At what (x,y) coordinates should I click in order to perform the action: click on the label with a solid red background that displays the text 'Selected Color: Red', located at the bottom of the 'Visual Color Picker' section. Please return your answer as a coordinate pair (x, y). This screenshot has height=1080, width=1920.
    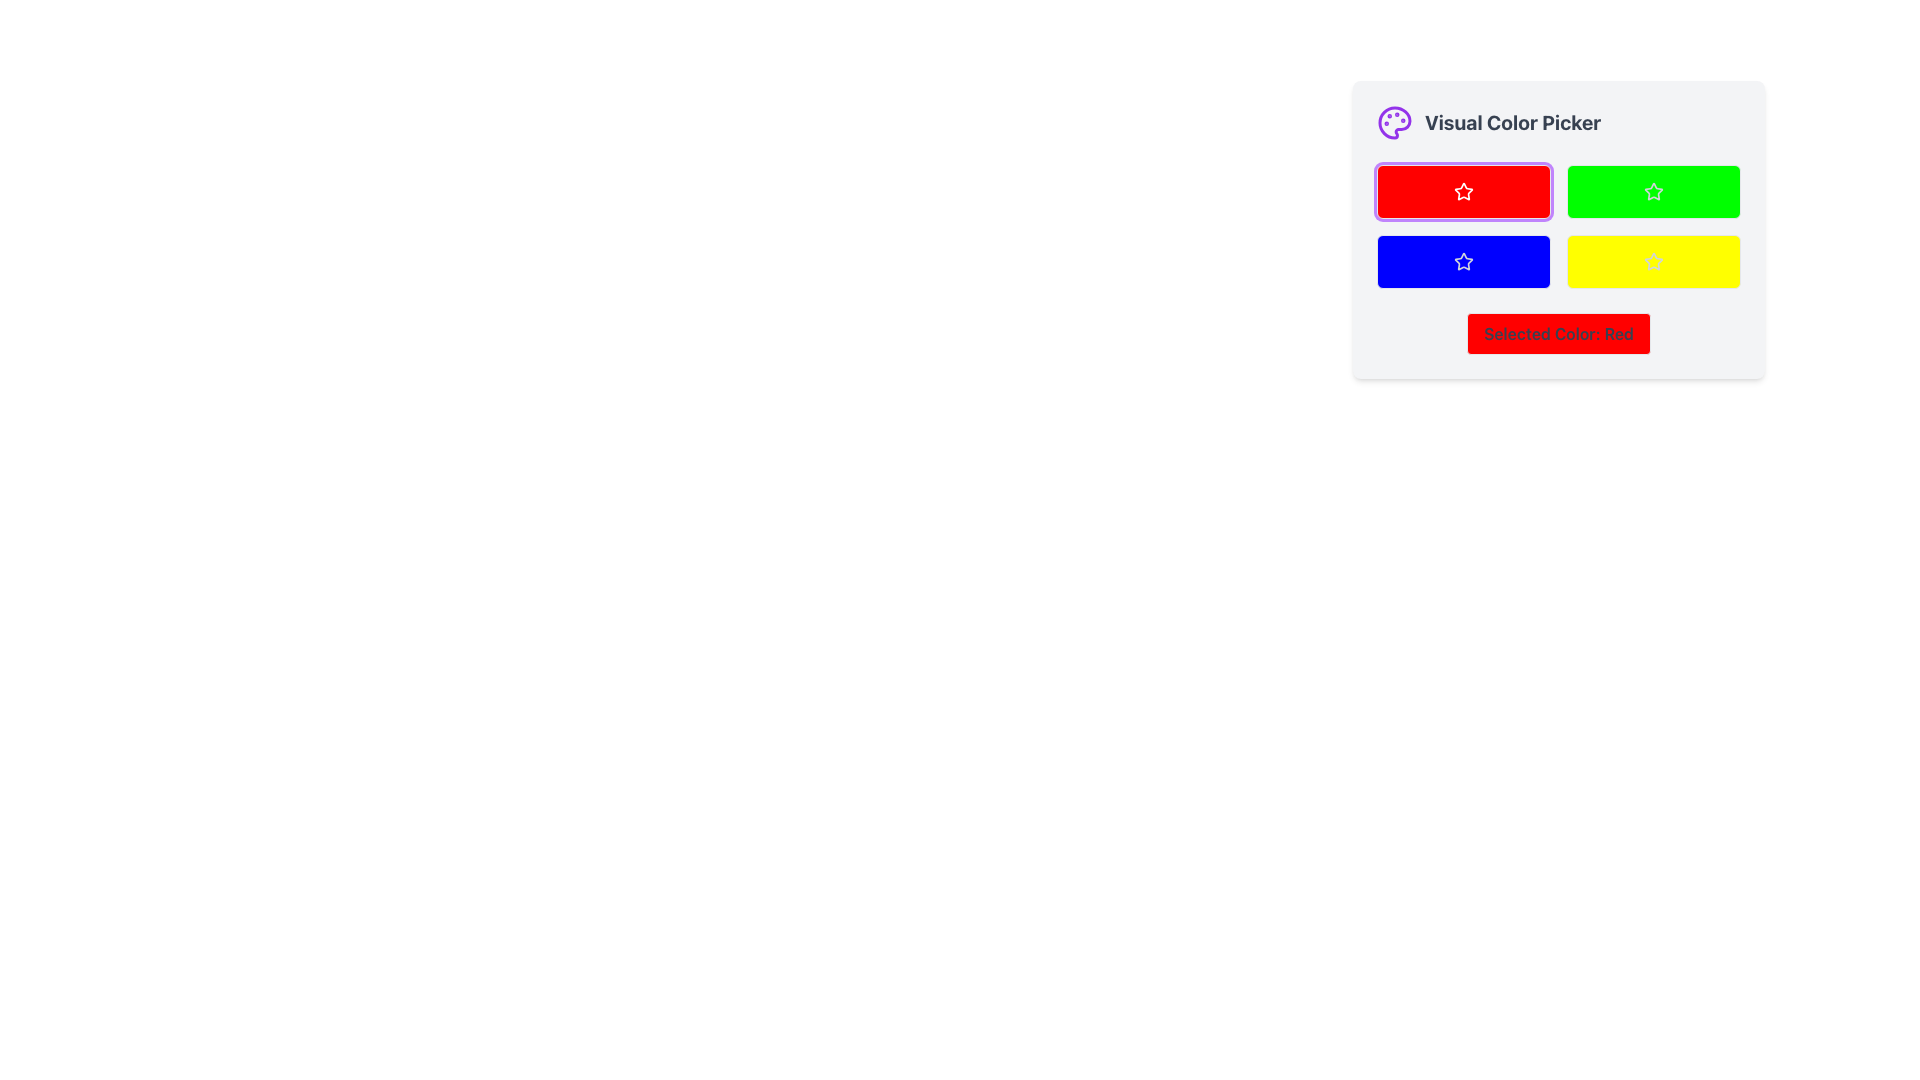
    Looking at the image, I should click on (1558, 333).